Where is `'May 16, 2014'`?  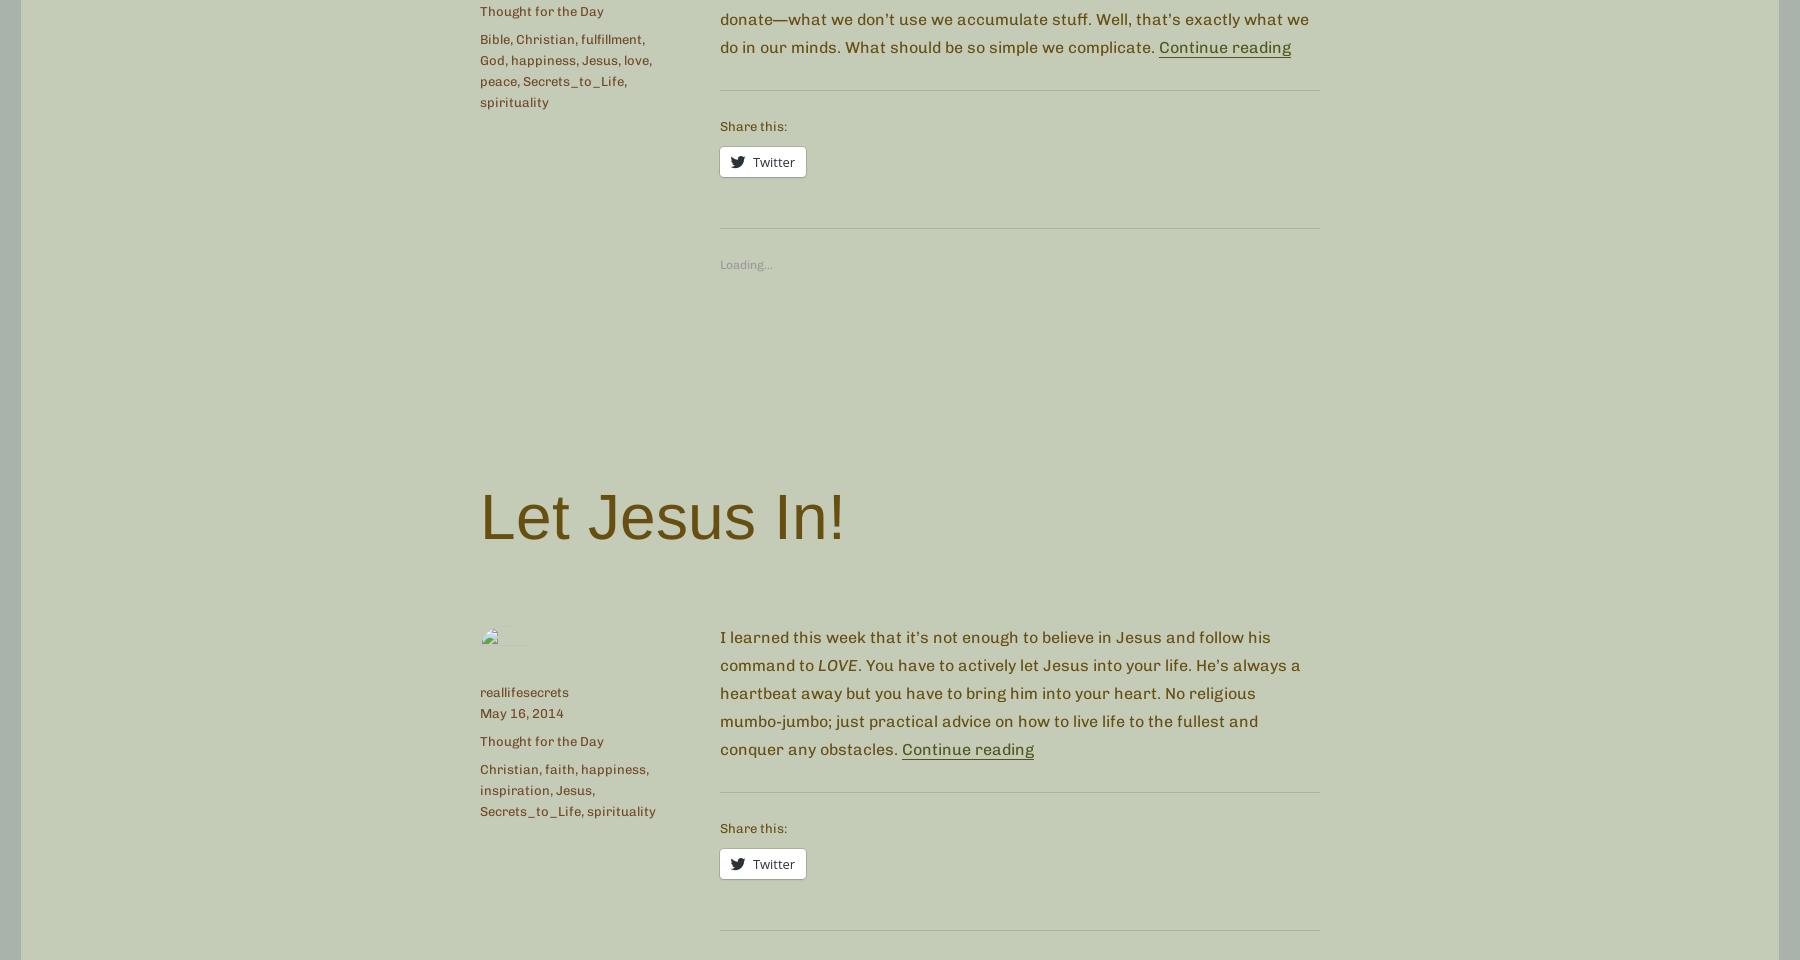 'May 16, 2014' is located at coordinates (521, 713).